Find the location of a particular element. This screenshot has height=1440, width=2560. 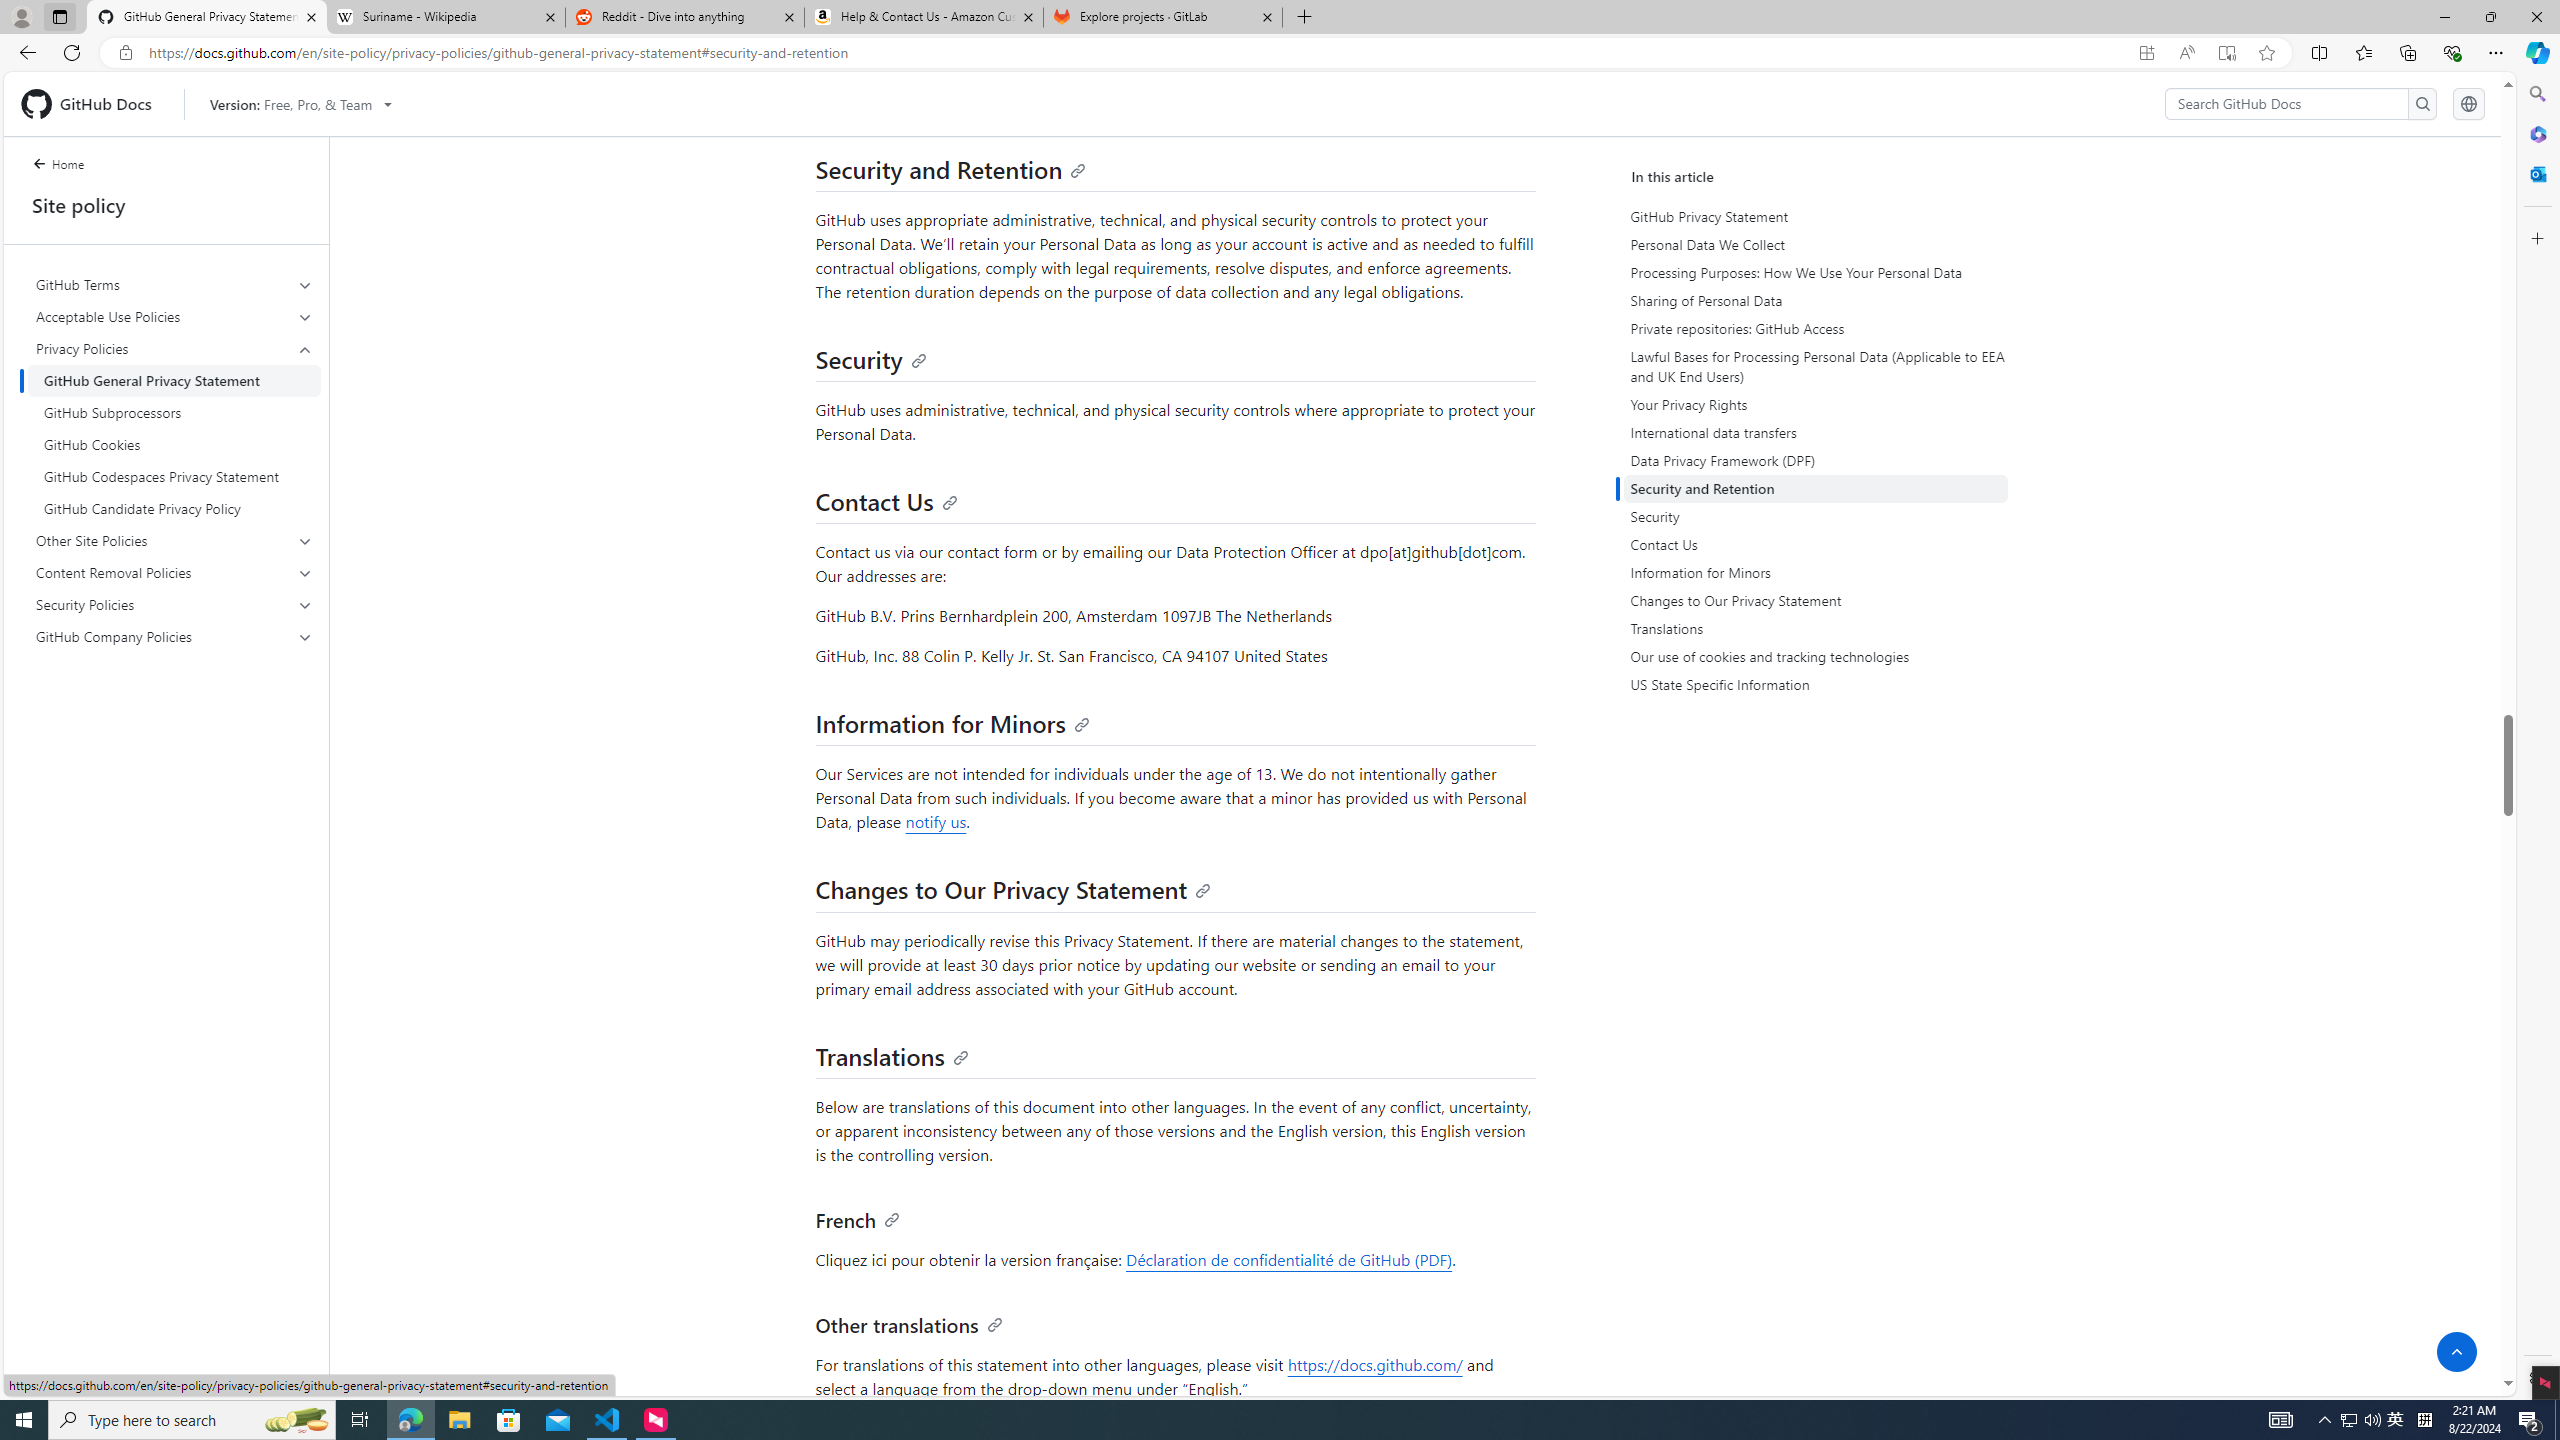

'Your Privacy Rights' is located at coordinates (1814, 405).